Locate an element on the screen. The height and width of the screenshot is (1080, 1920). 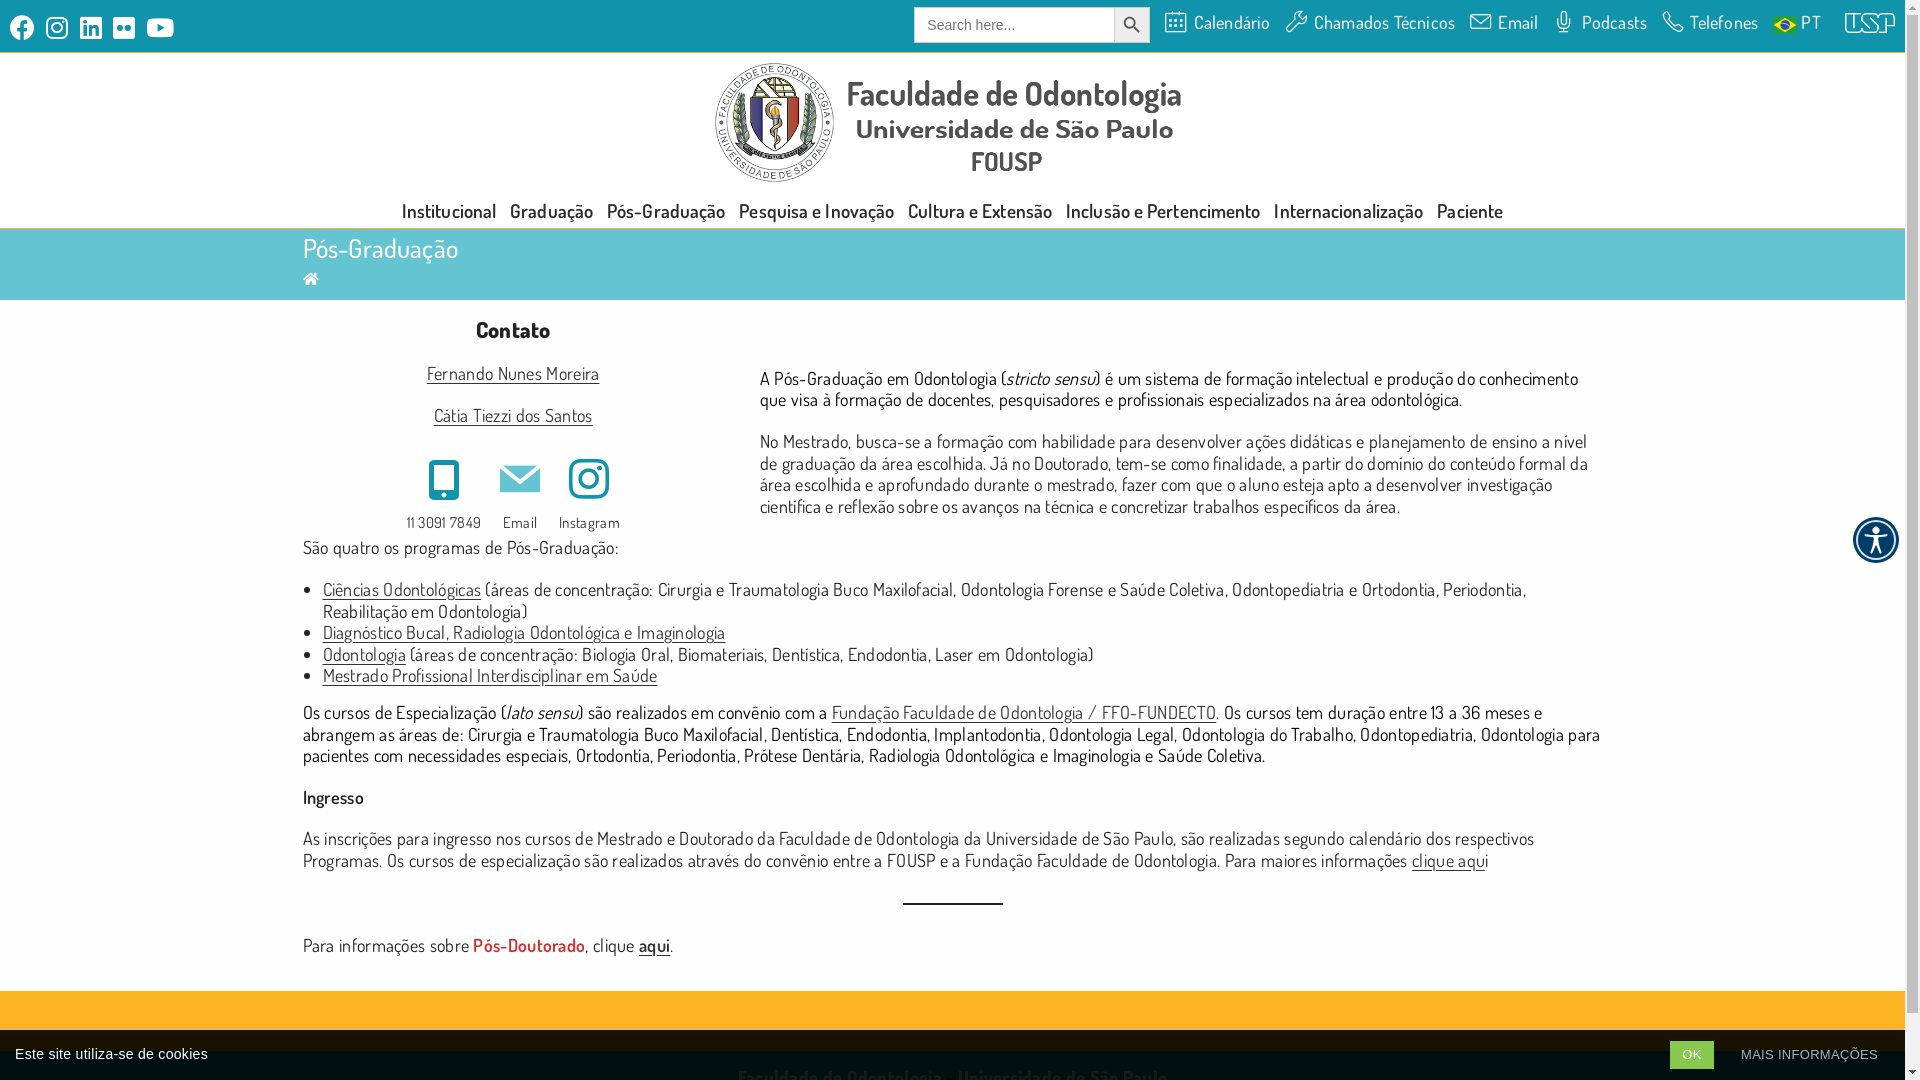
'Telefones' is located at coordinates (1708, 22).